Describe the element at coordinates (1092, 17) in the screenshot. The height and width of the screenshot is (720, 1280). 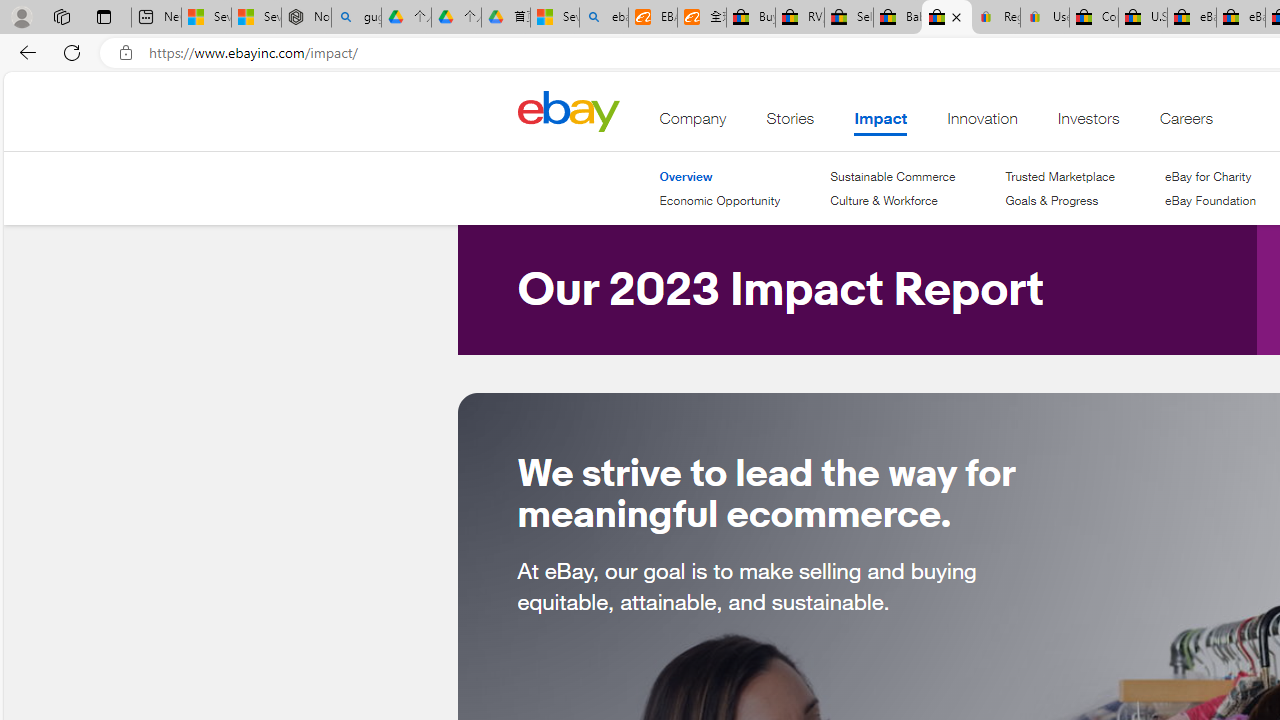
I see `'Consumer Health Data Privacy Policy - eBay Inc.'` at that location.